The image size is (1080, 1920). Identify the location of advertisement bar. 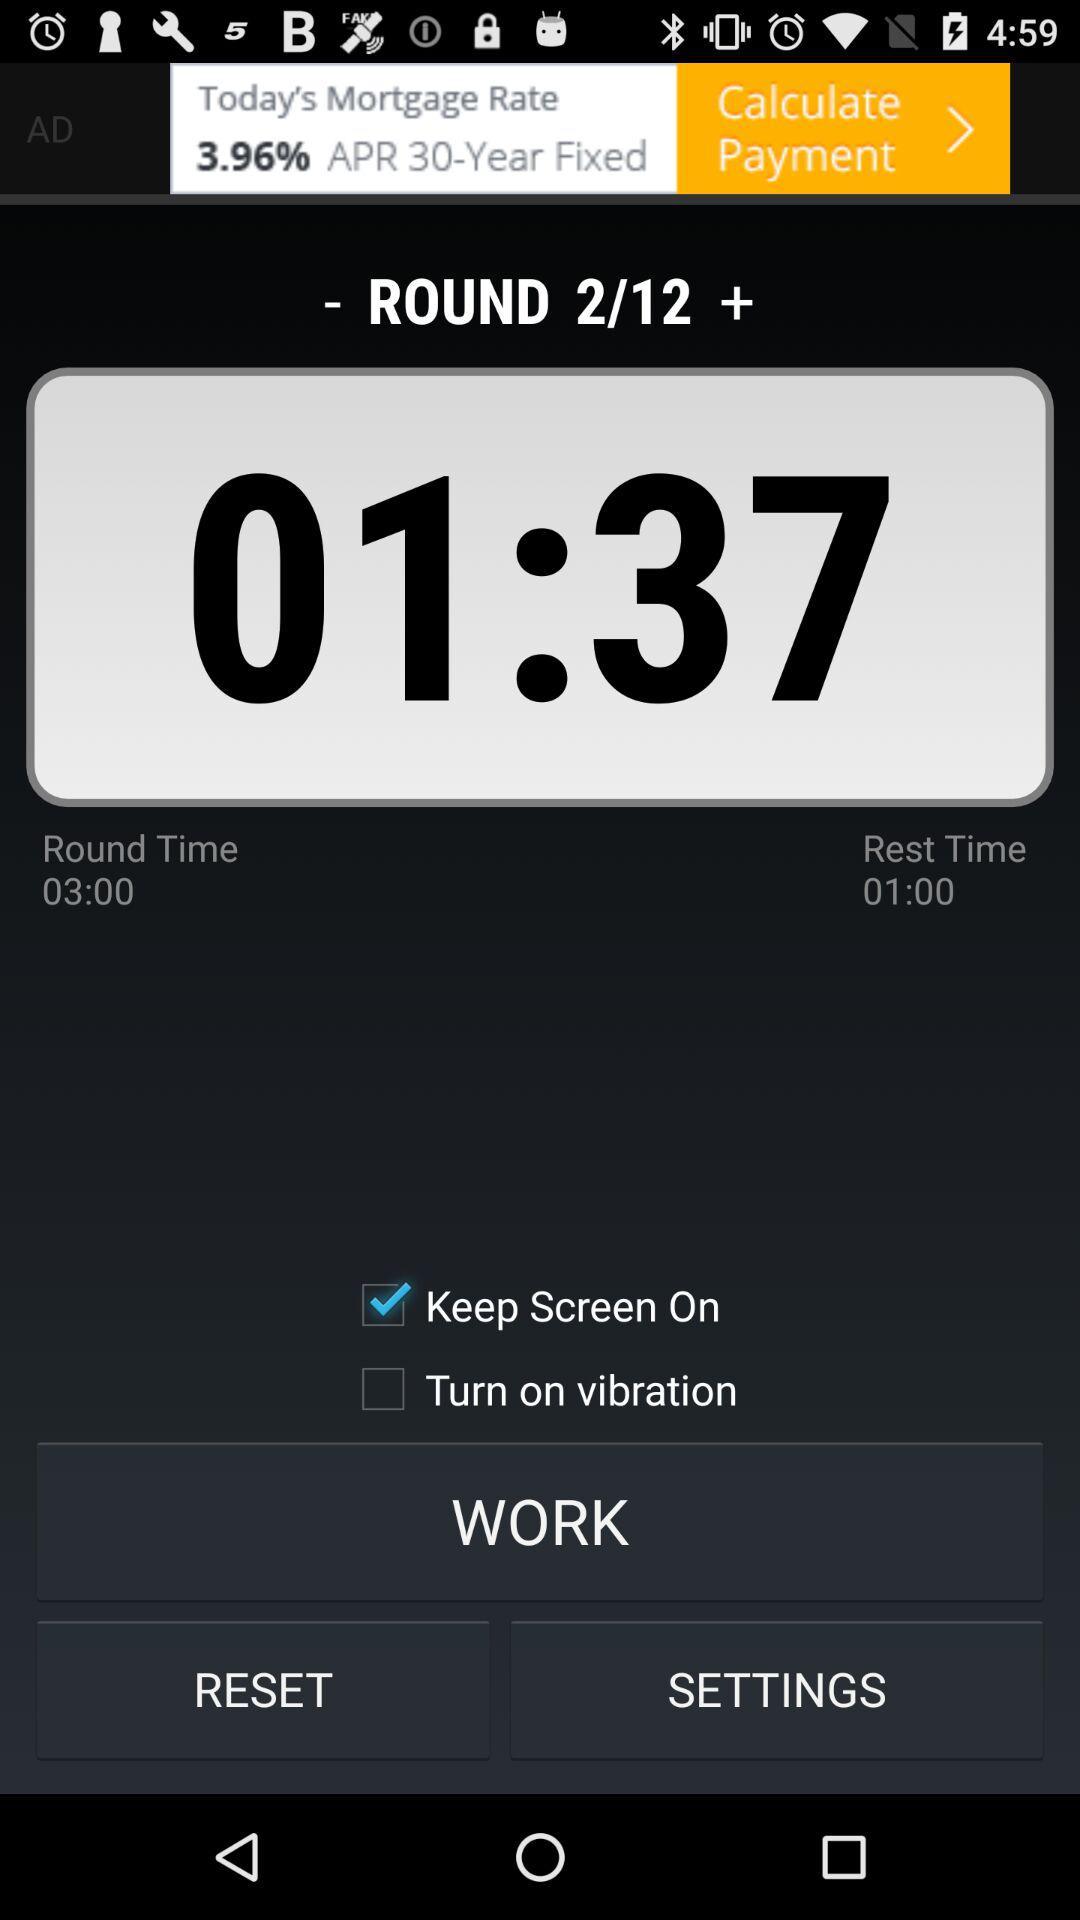
(589, 127).